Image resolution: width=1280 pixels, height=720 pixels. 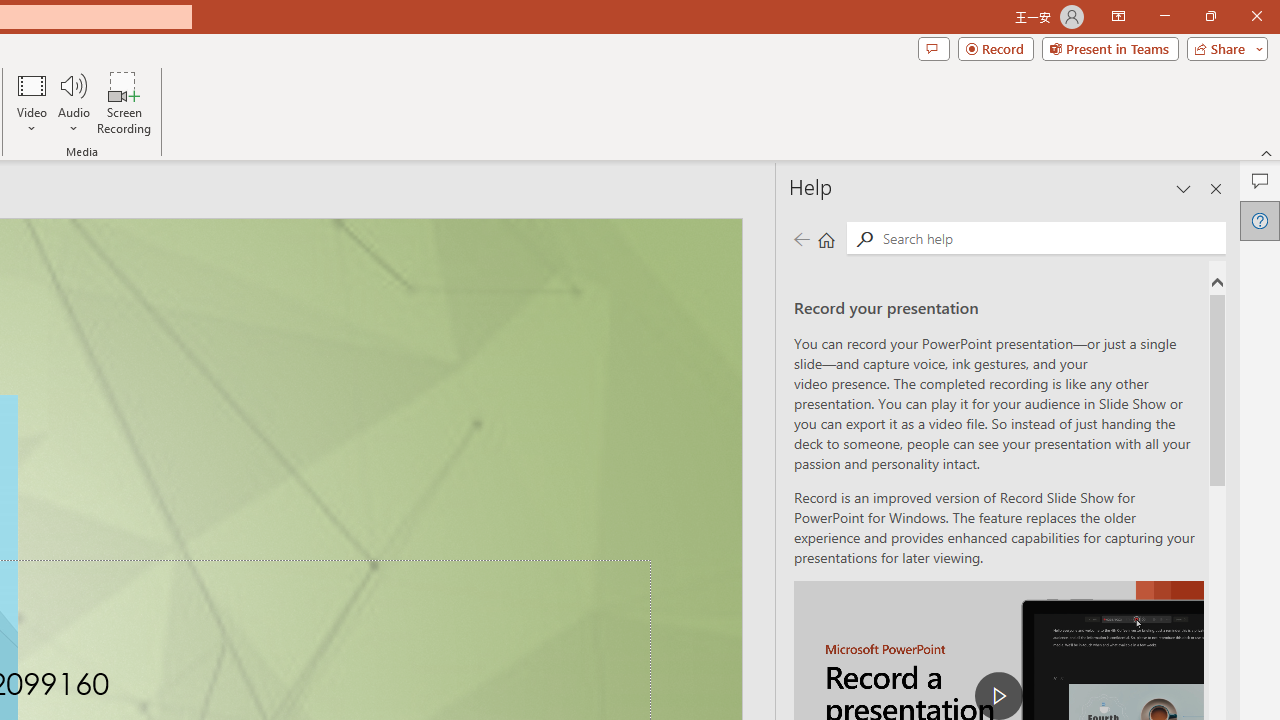 I want to click on 'Video', so click(x=32, y=103).